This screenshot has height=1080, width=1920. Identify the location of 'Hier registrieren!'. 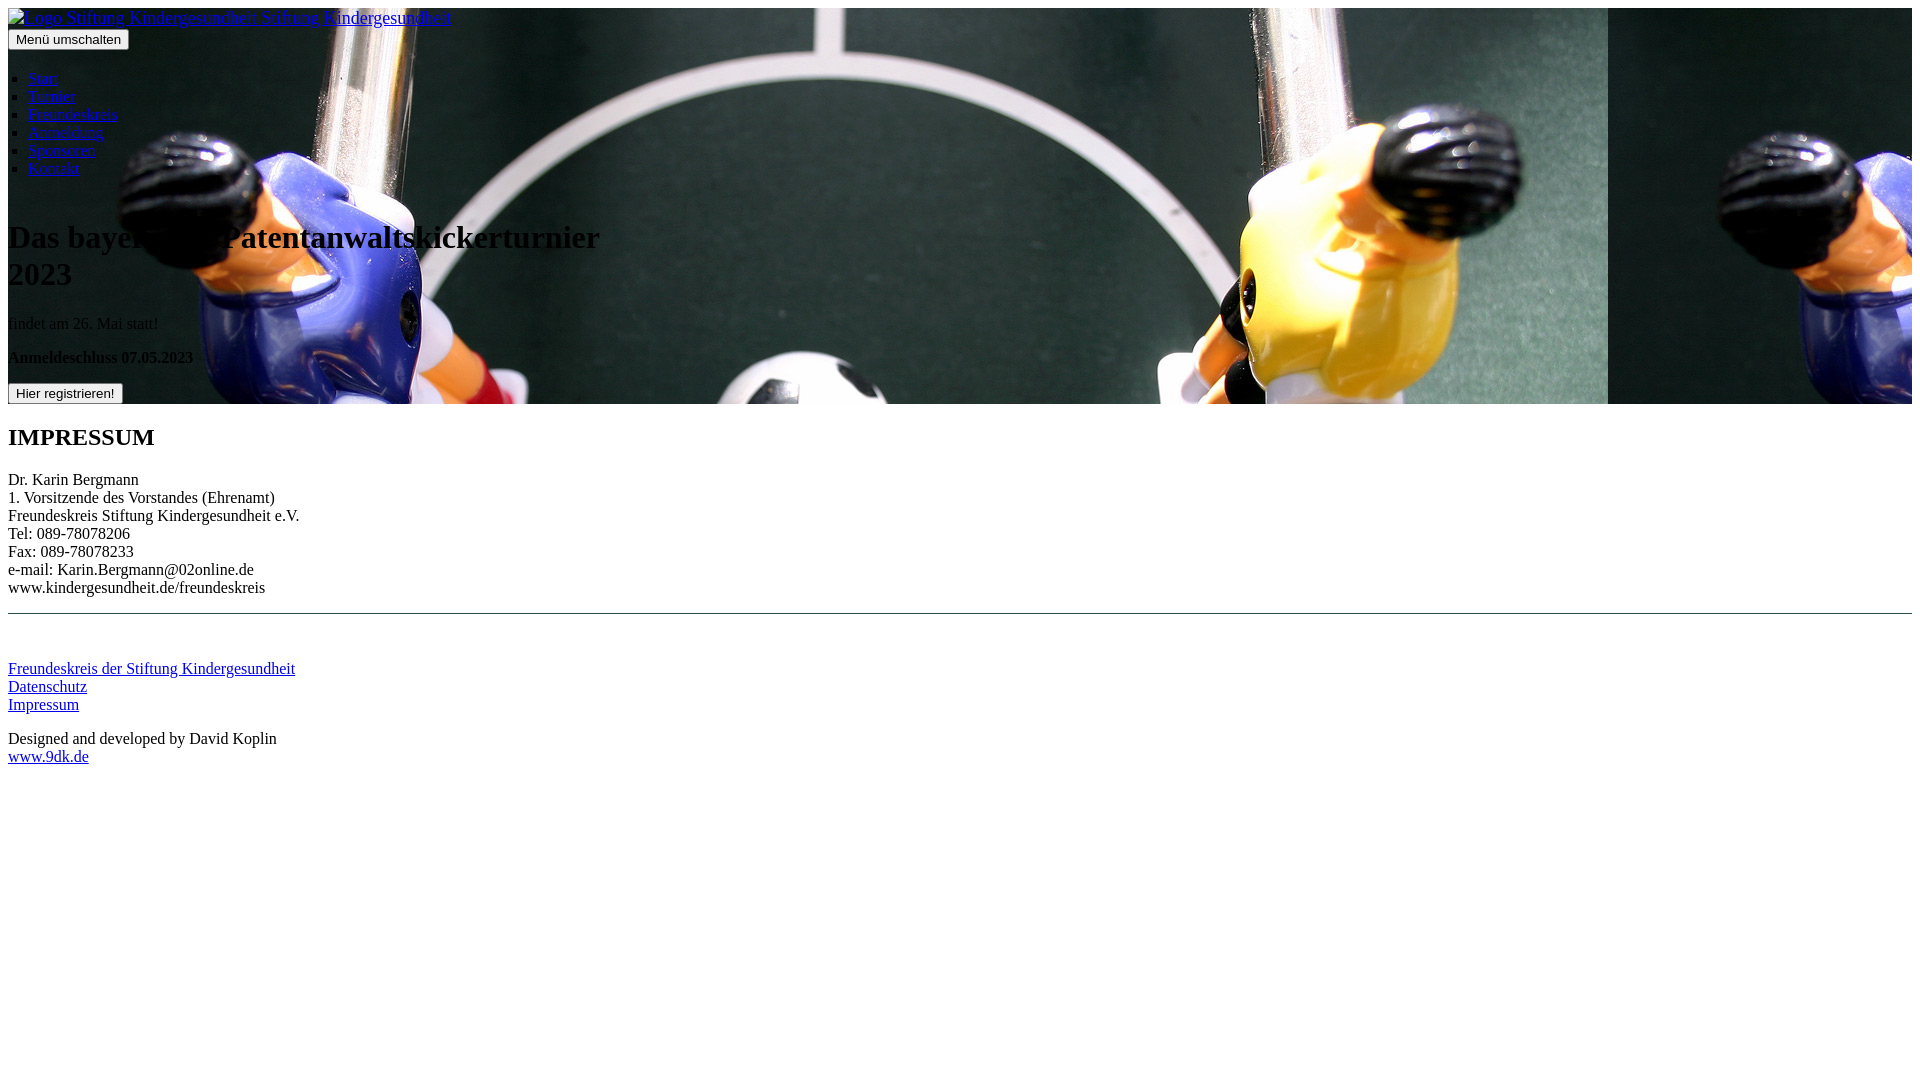
(65, 392).